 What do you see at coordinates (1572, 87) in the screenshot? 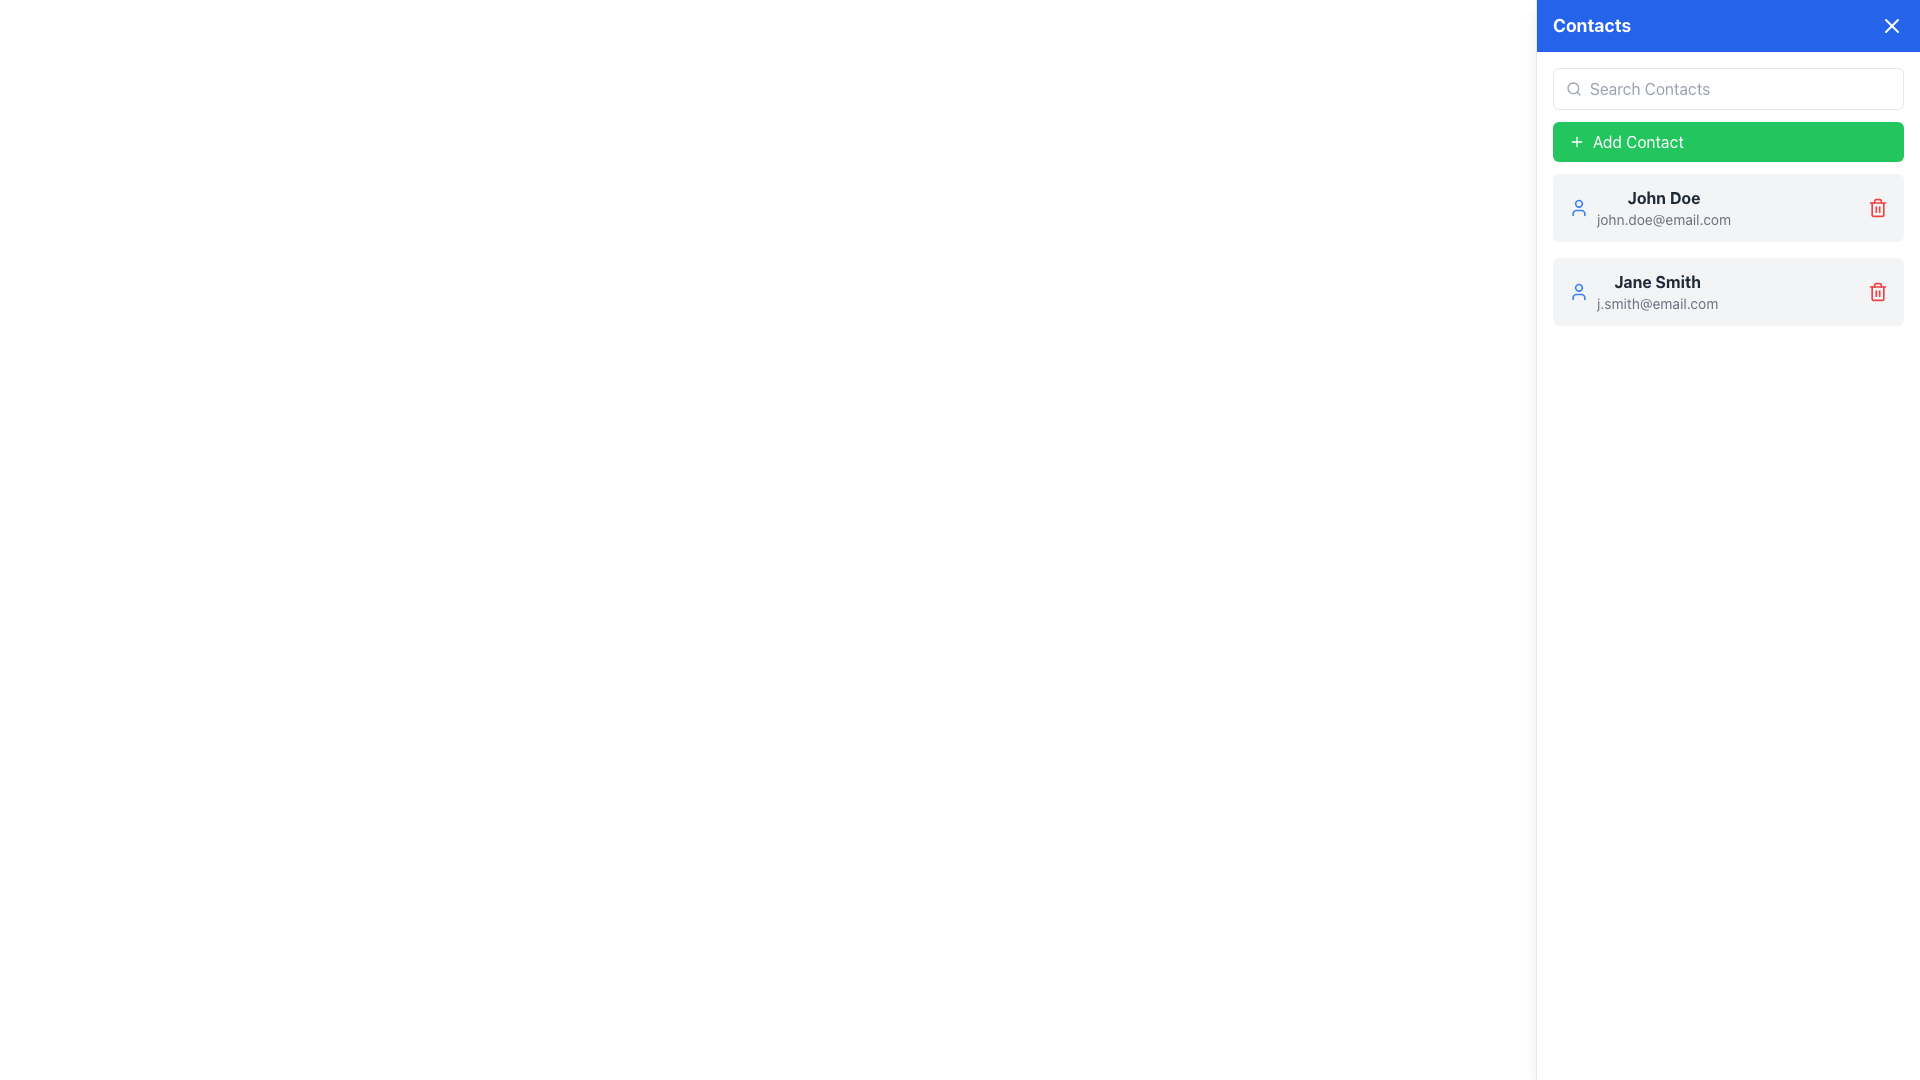
I see `the SVG Circle element representing the search function in the contacts panel, located near the top-right corner of the UI` at bounding box center [1572, 87].